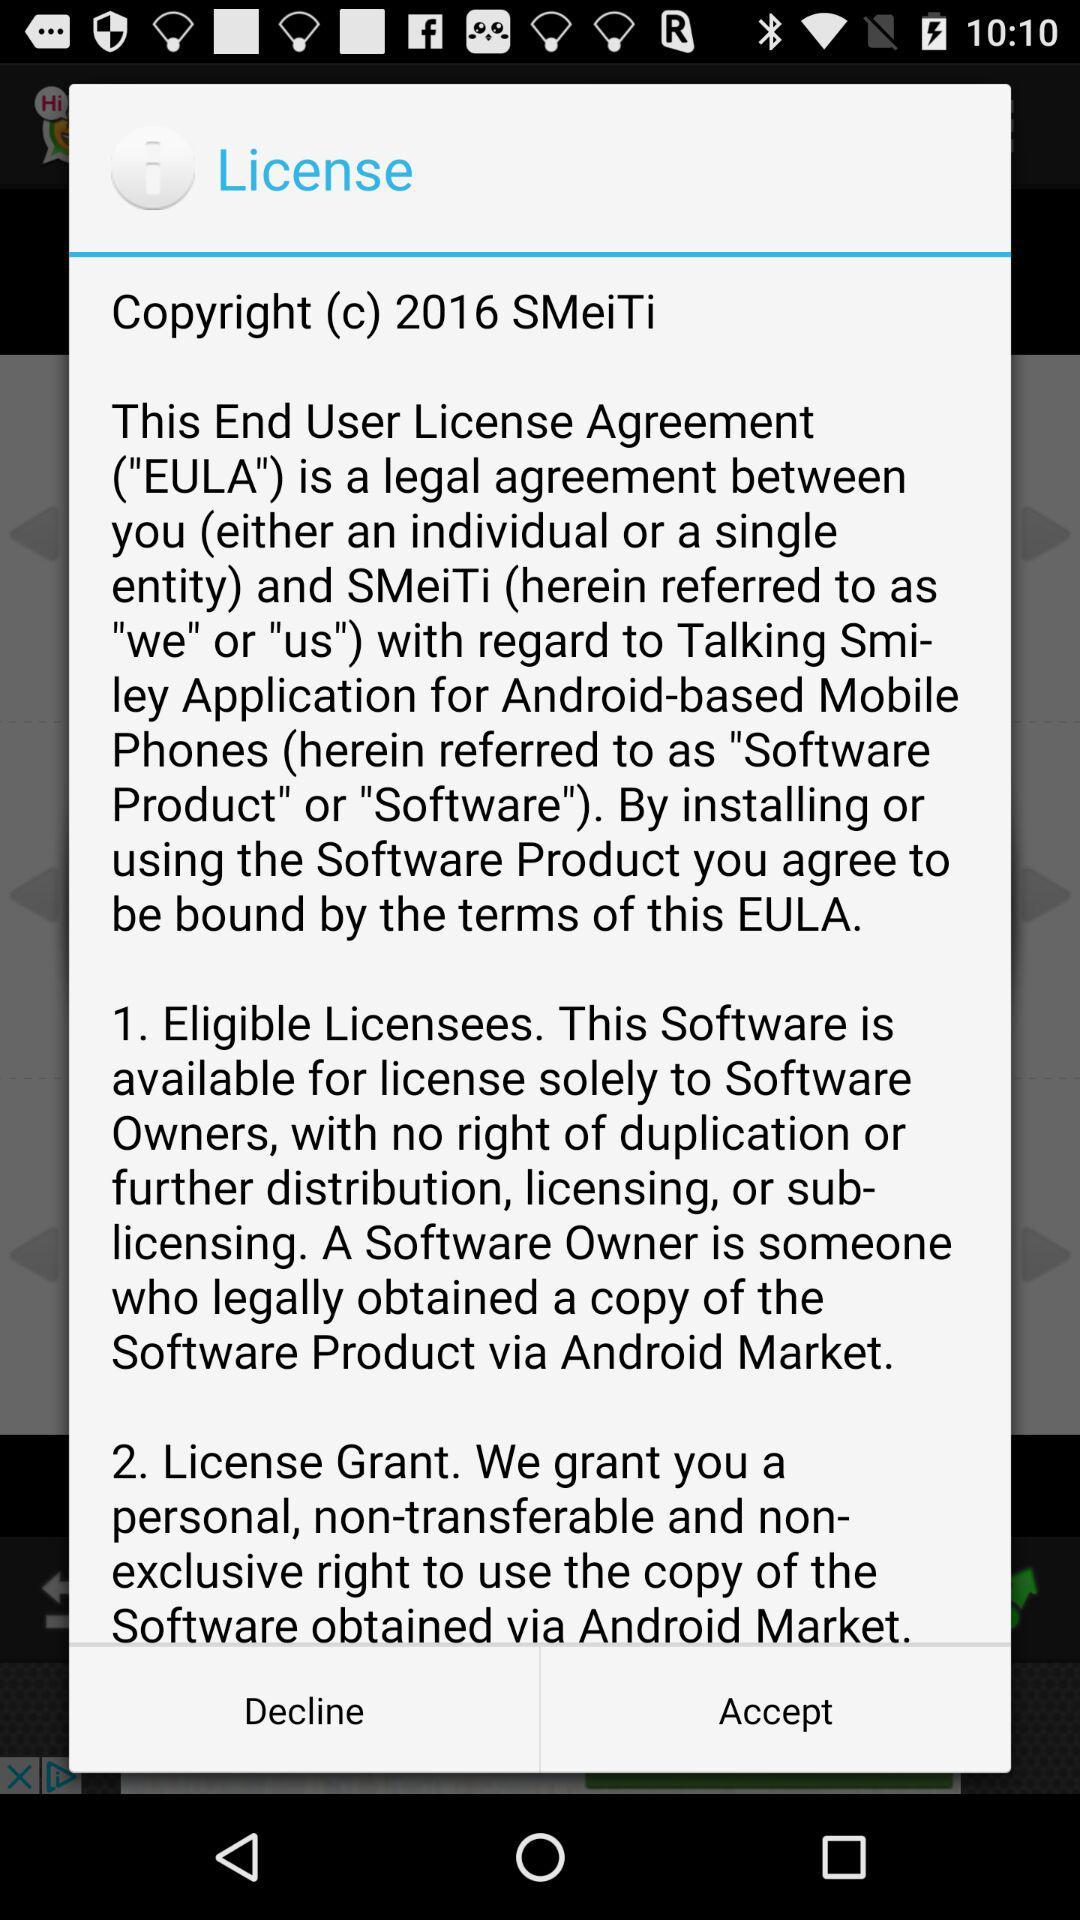  I want to click on the button next to decline, so click(774, 1708).